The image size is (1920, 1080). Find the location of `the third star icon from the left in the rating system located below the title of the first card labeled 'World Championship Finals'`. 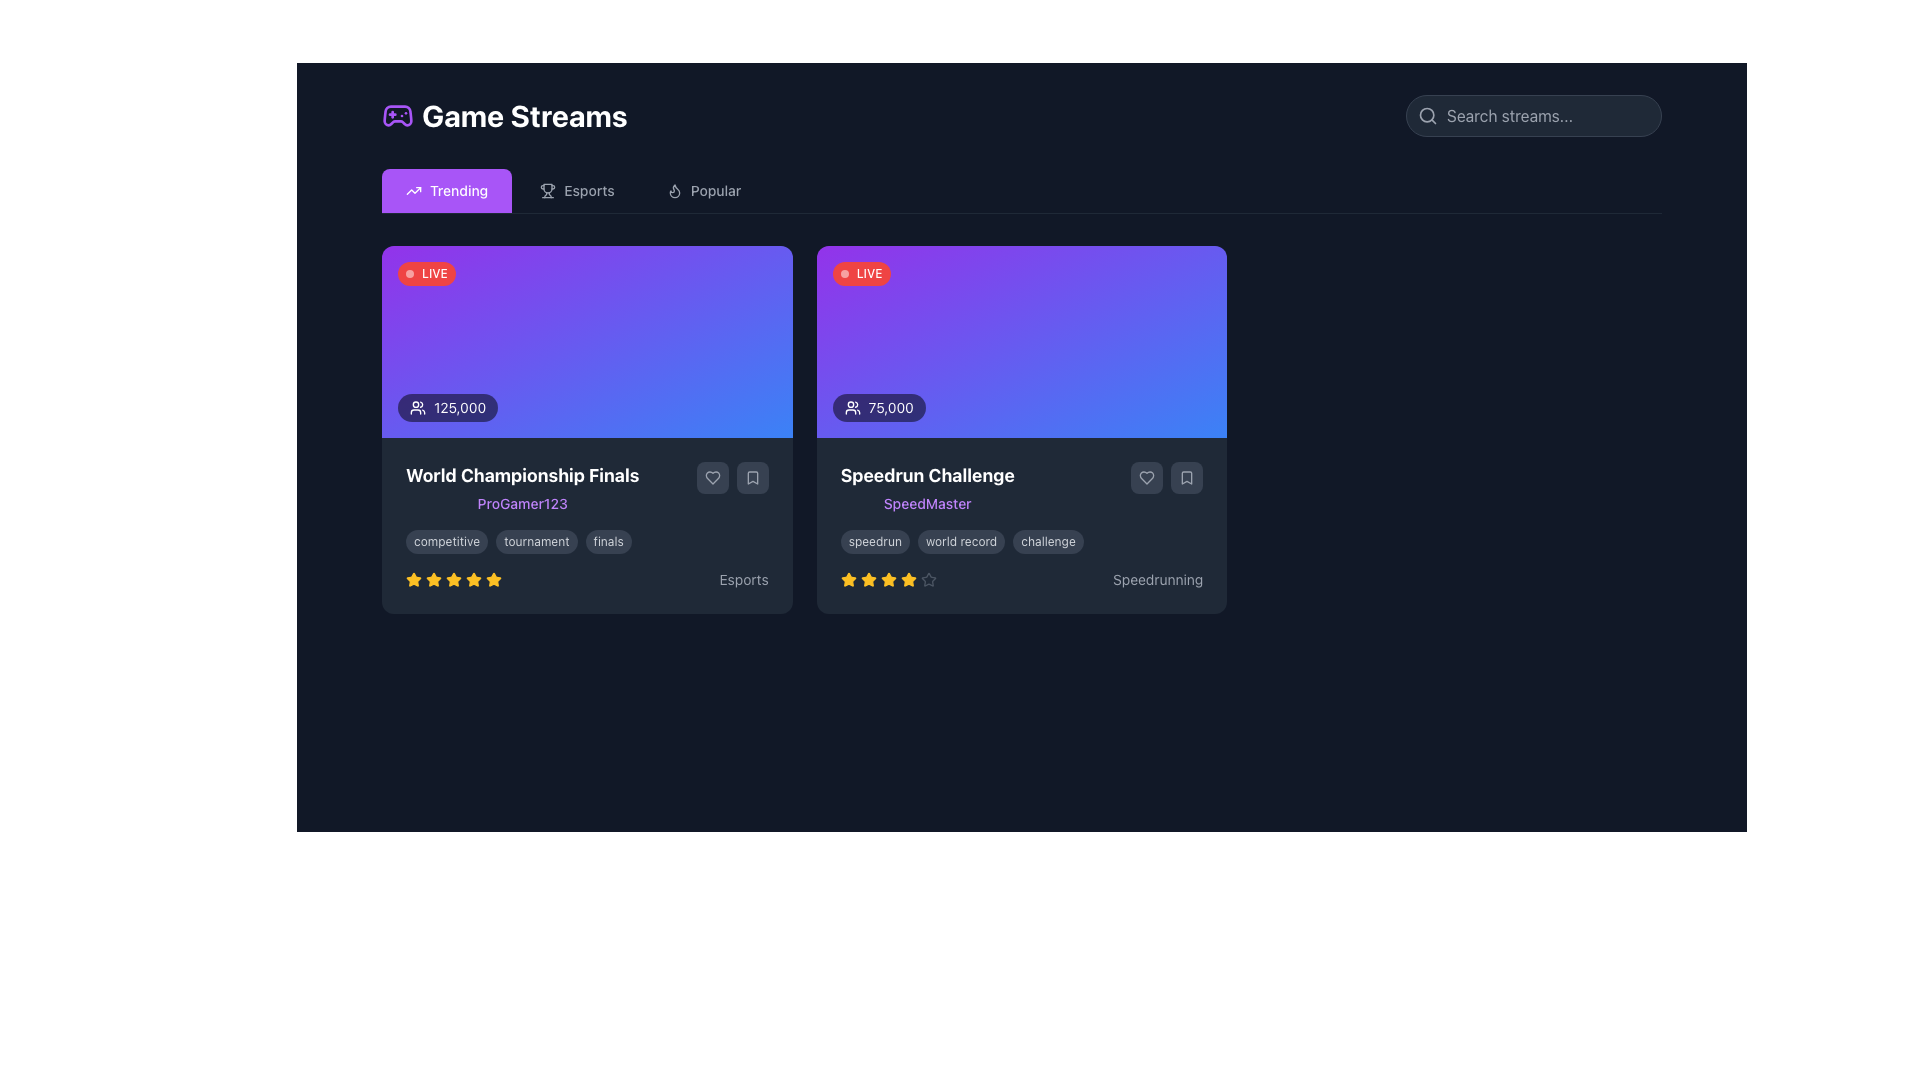

the third star icon from the left in the rating system located below the title of the first card labeled 'World Championship Finals' is located at coordinates (432, 579).